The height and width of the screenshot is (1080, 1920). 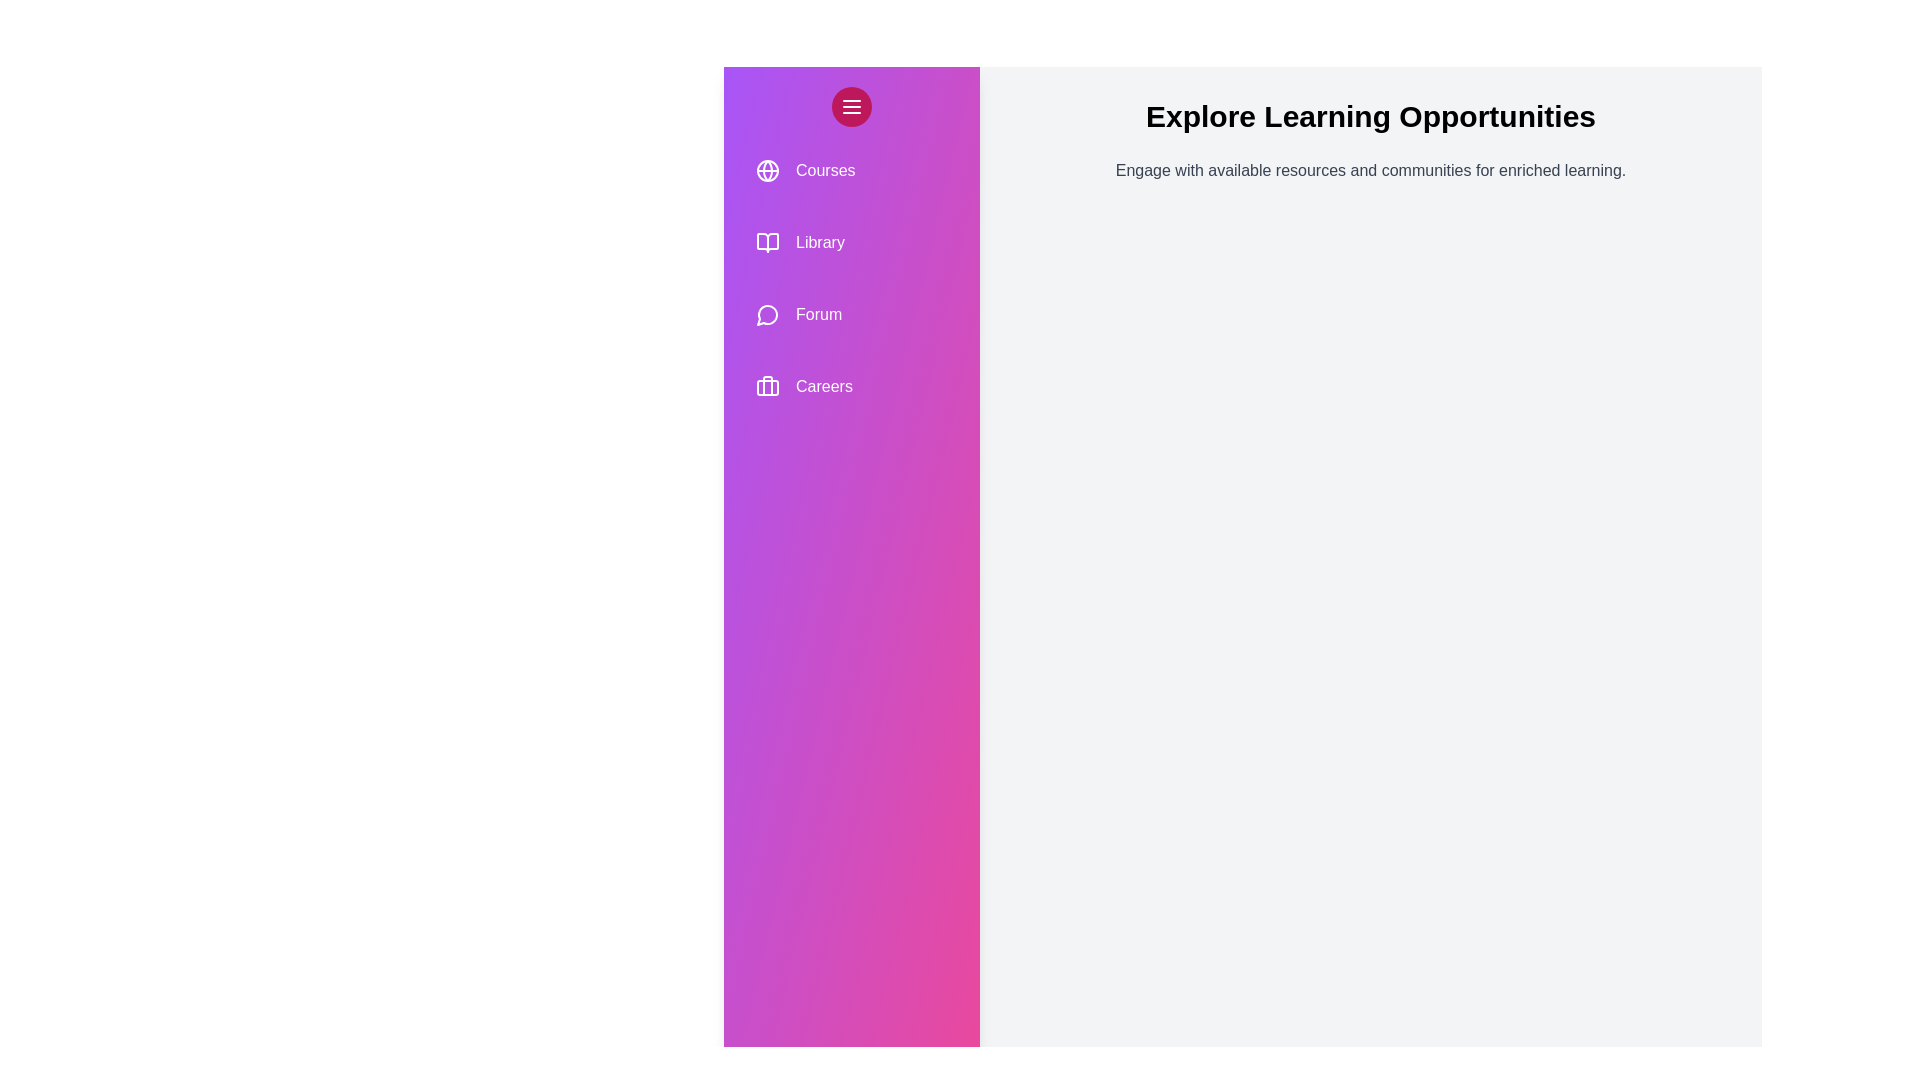 I want to click on the menu button to toggle the drawer state, so click(x=851, y=107).